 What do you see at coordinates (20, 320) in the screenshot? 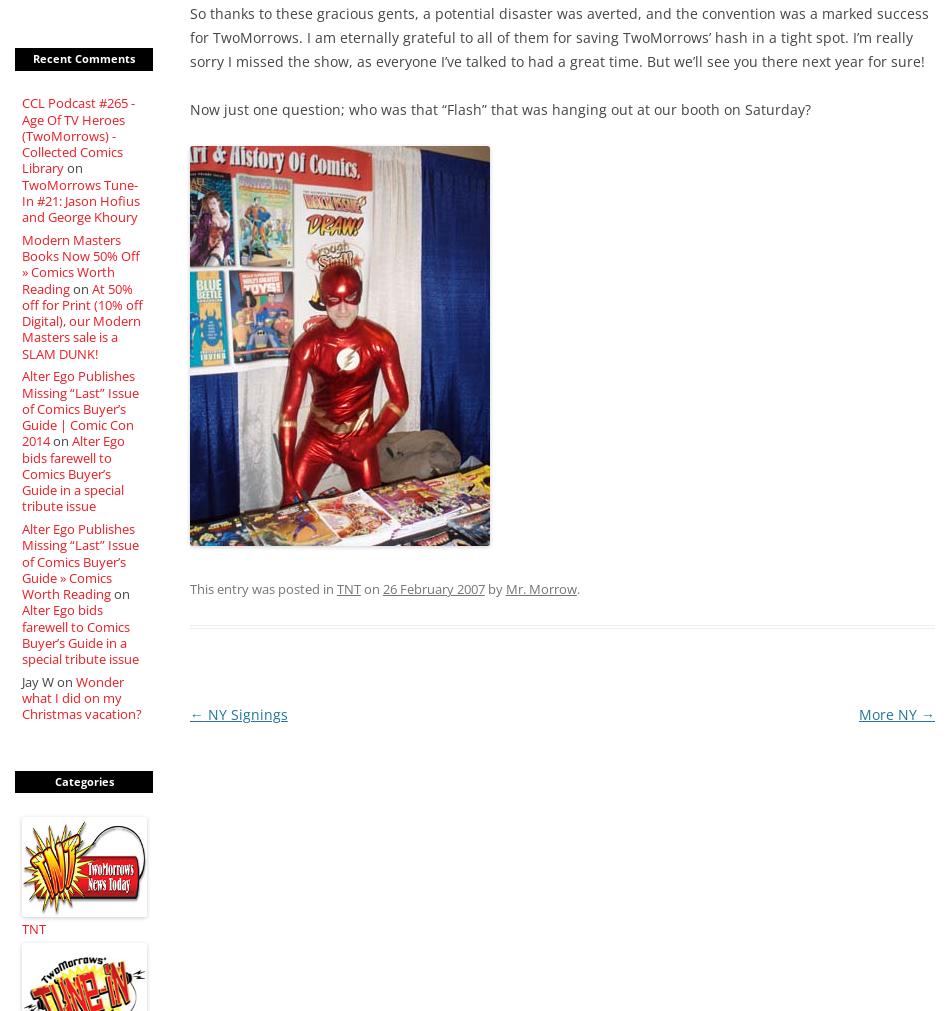
I see `'At 50% off for Print (10% off Digital), our Modern Masters sale is a SLAM DUNK!'` at bounding box center [20, 320].